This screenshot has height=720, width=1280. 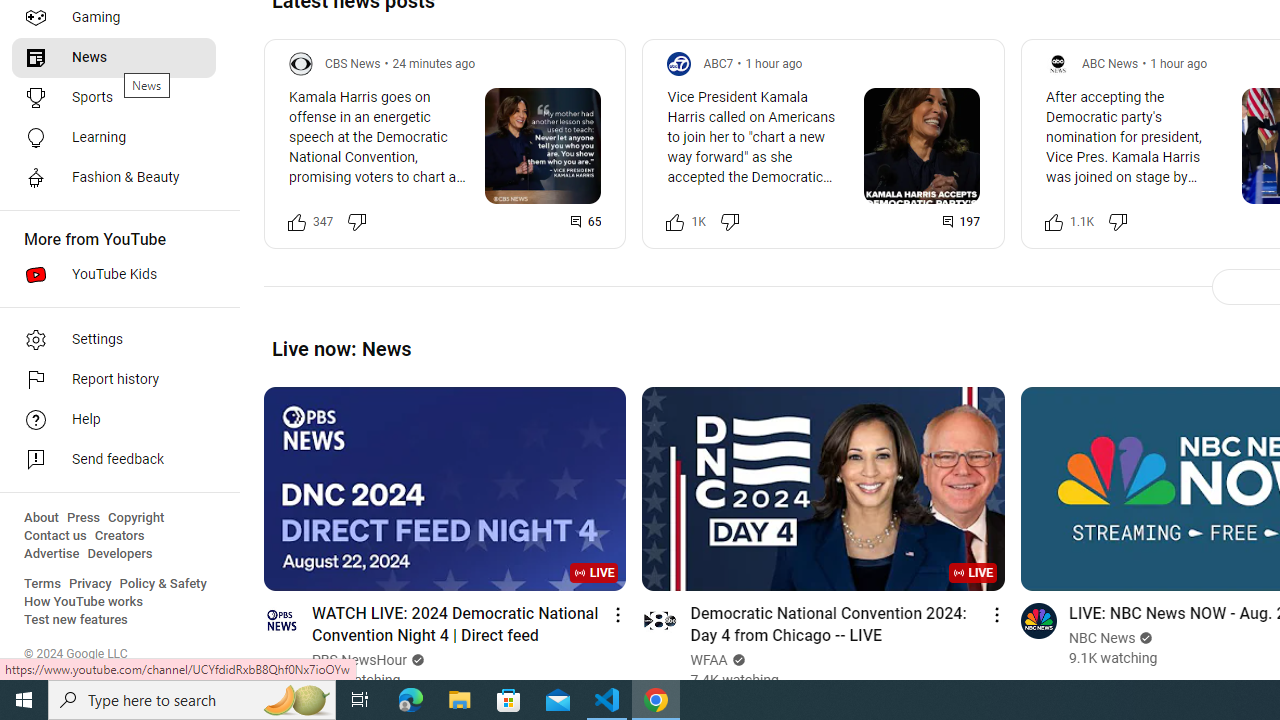 What do you see at coordinates (112, 460) in the screenshot?
I see `'Send feedback'` at bounding box center [112, 460].